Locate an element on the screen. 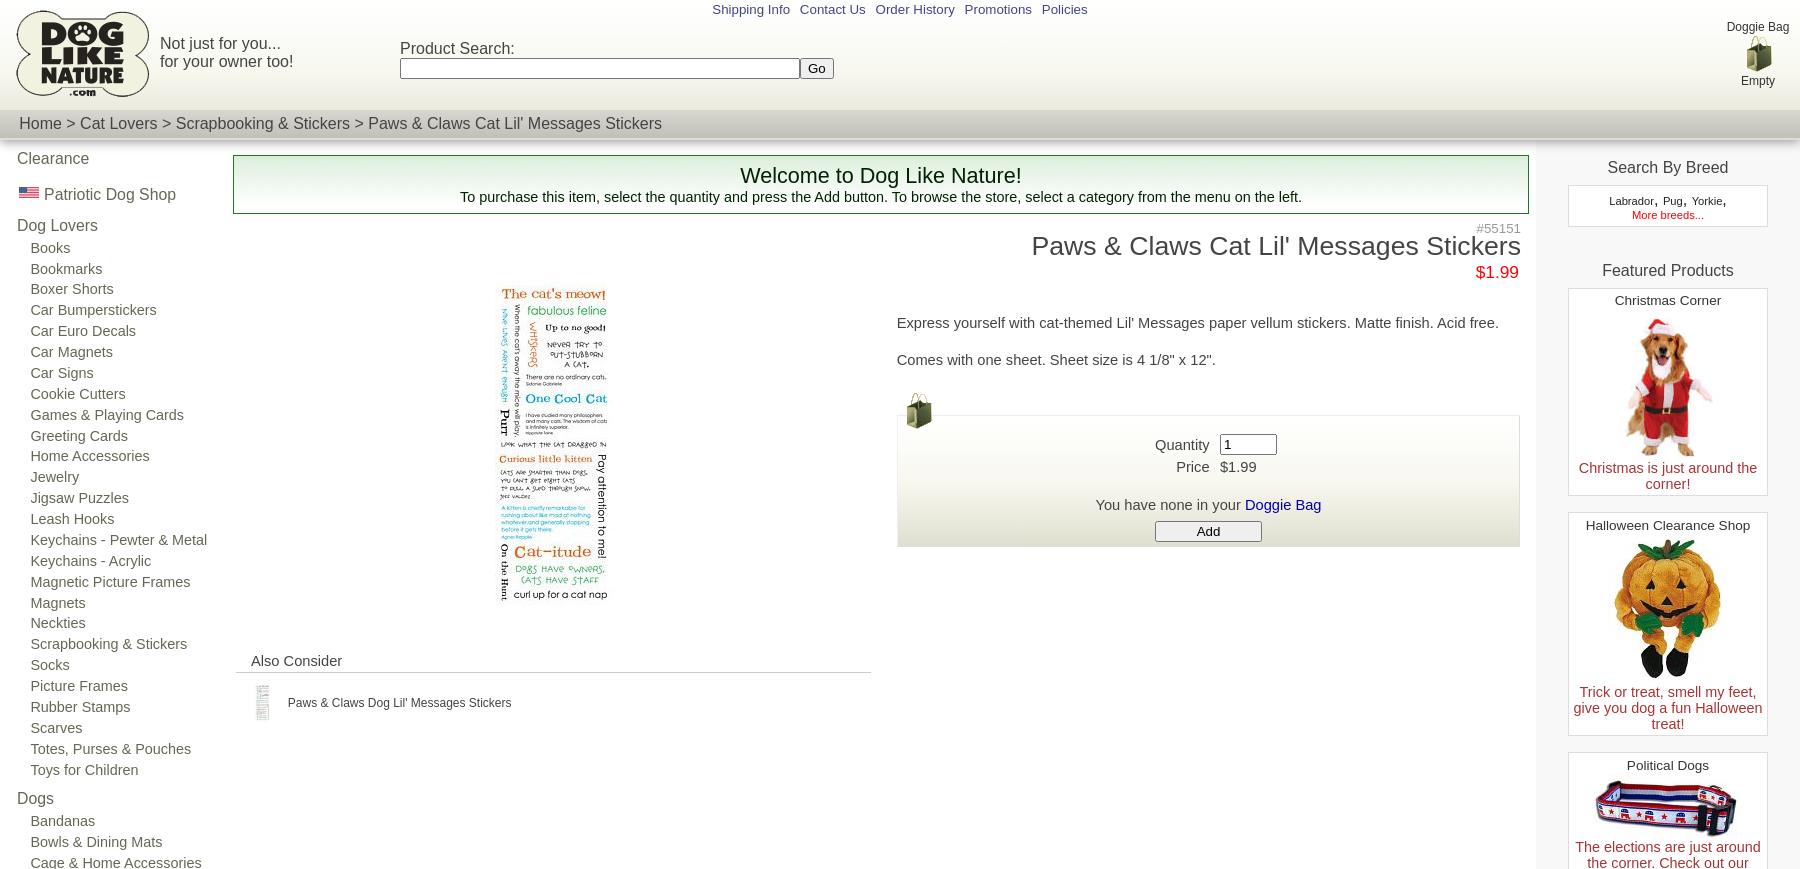 Image resolution: width=1800 pixels, height=869 pixels. 'More breeds...' is located at coordinates (1666, 213).